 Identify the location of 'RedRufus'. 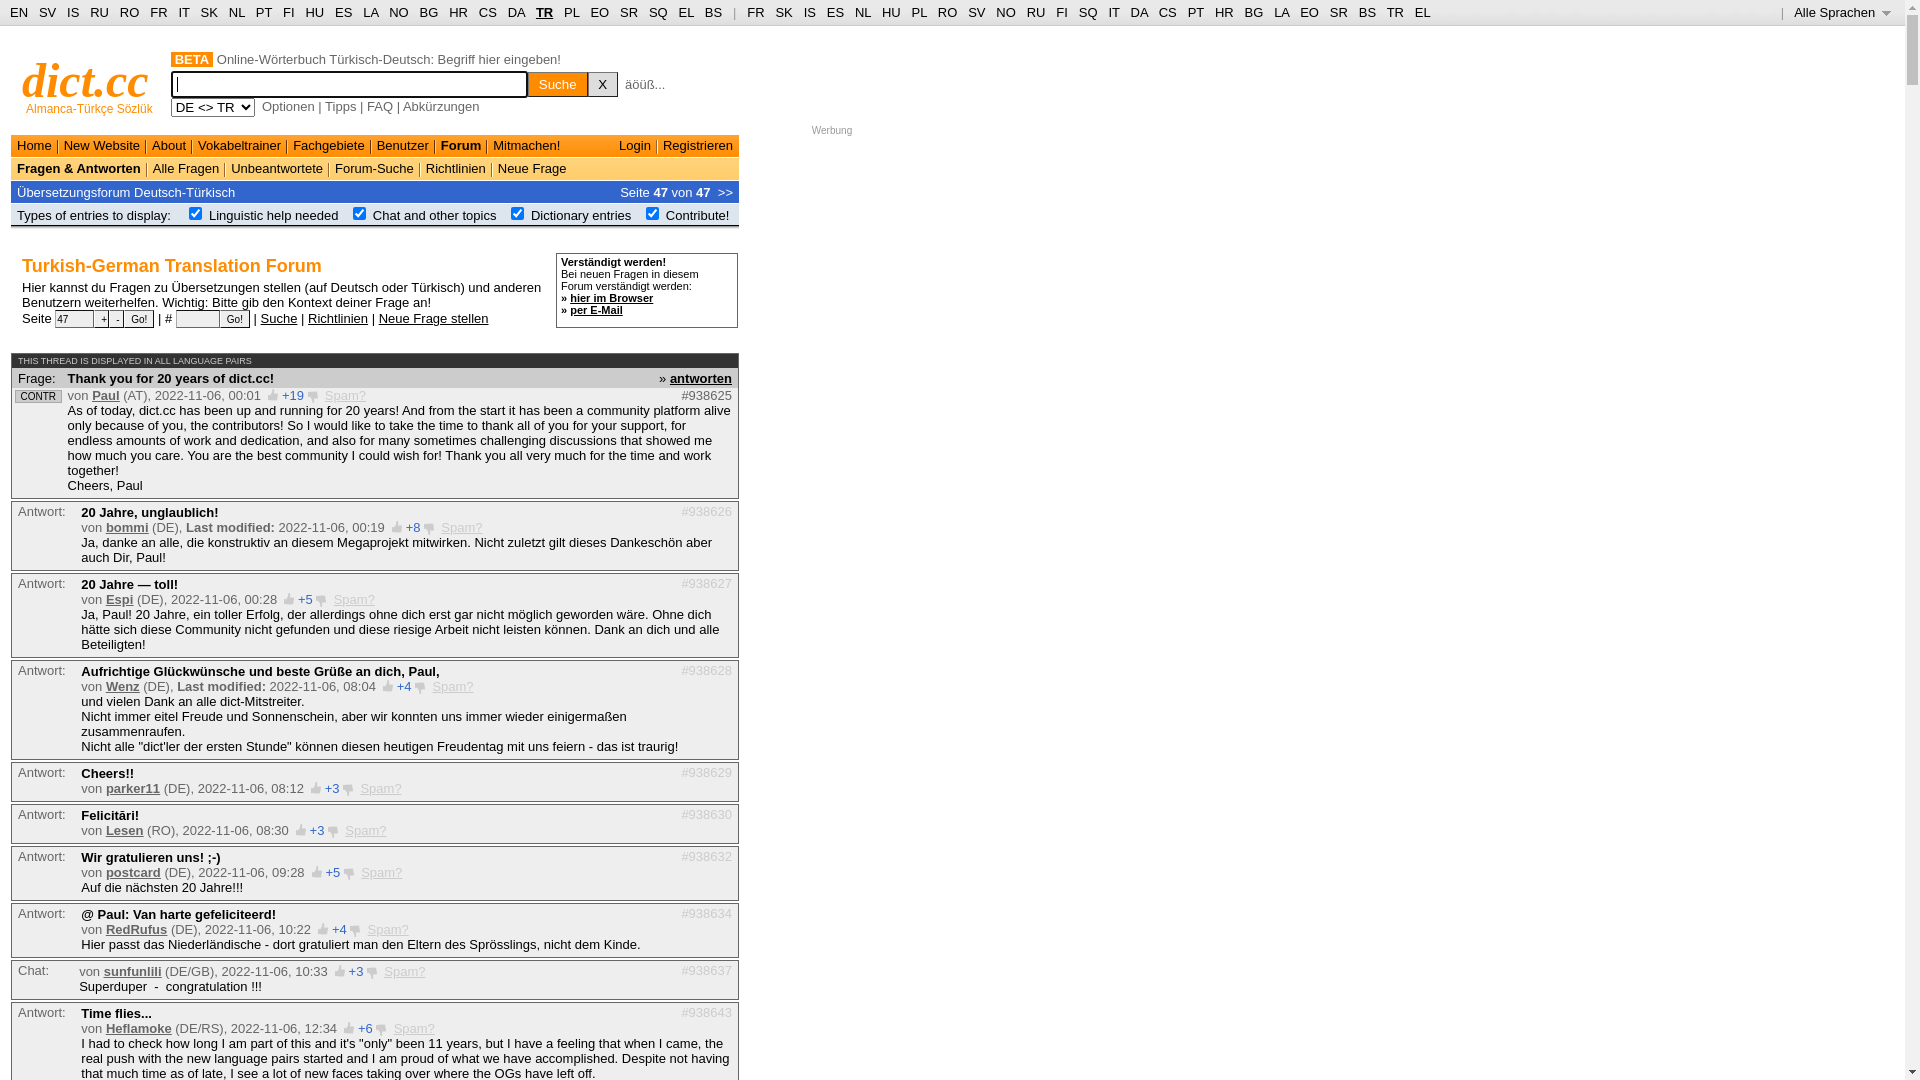
(135, 929).